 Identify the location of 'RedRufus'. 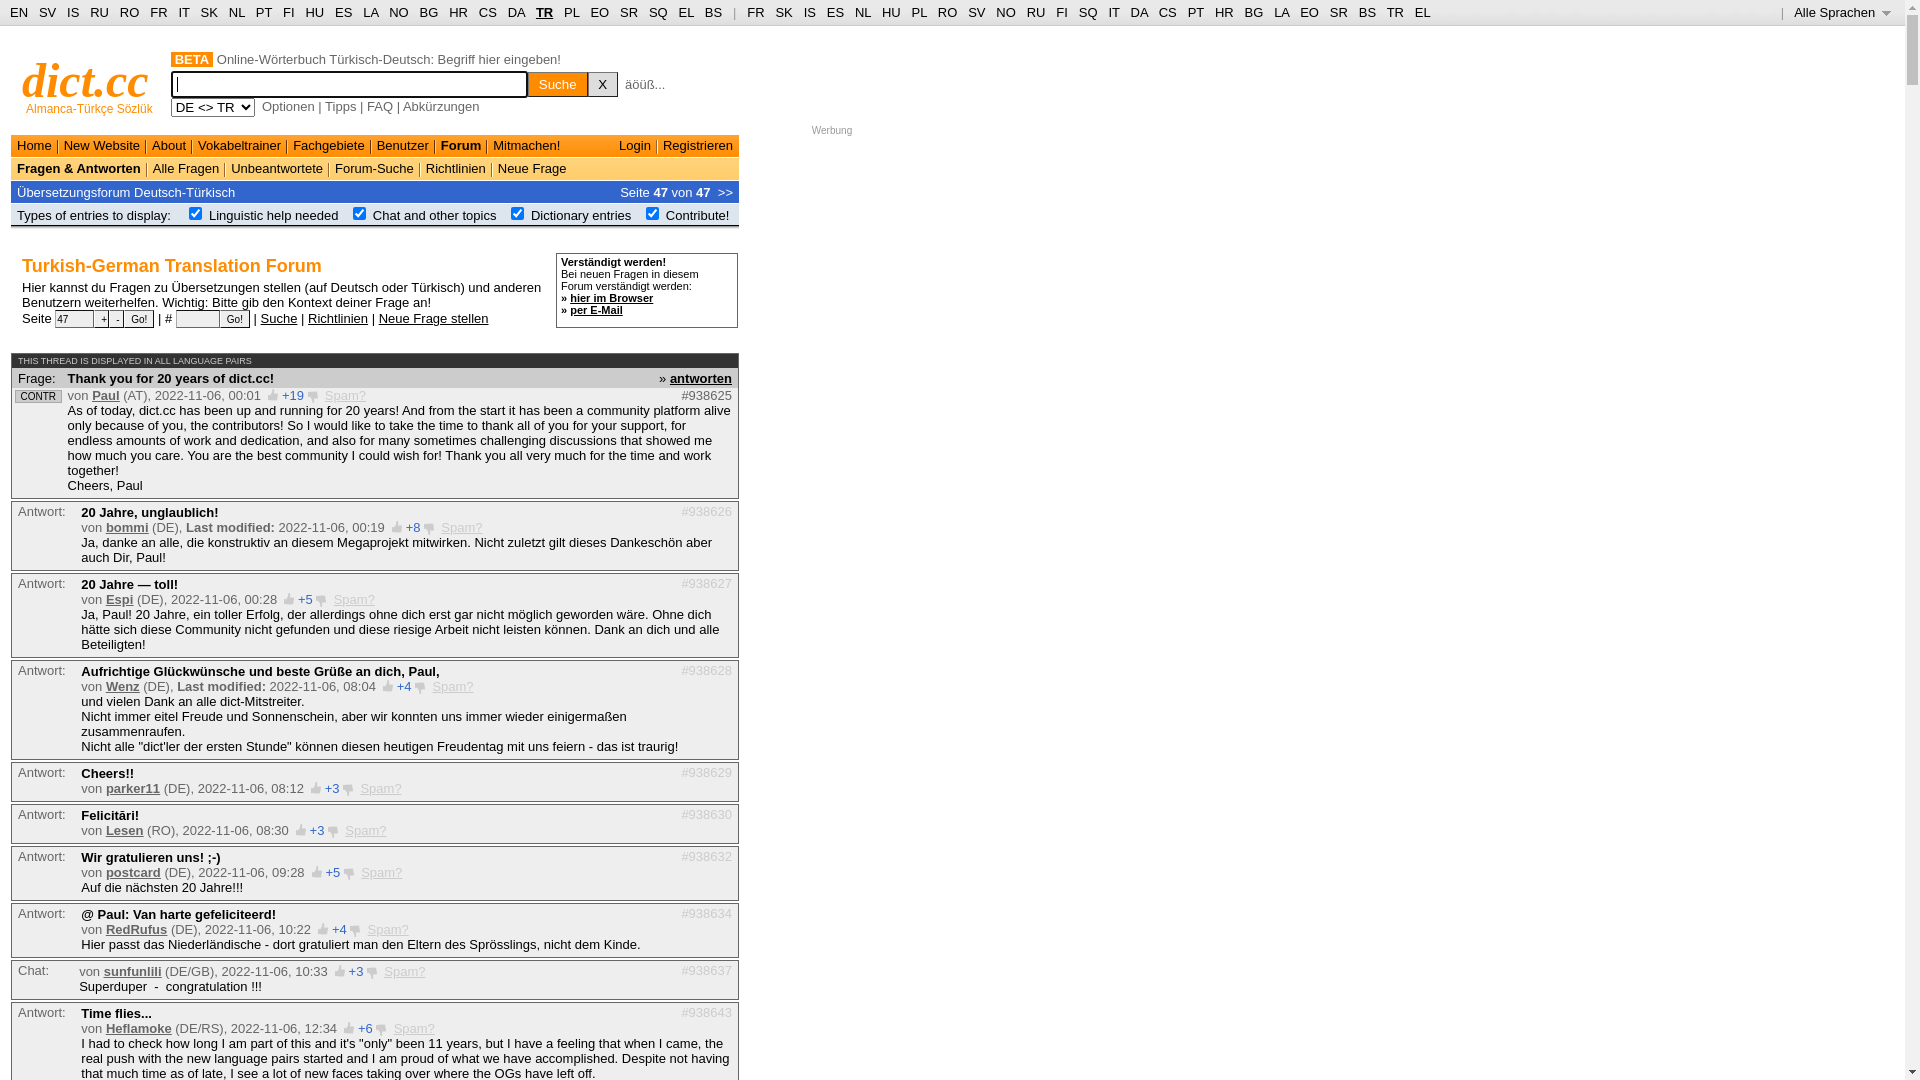
(135, 929).